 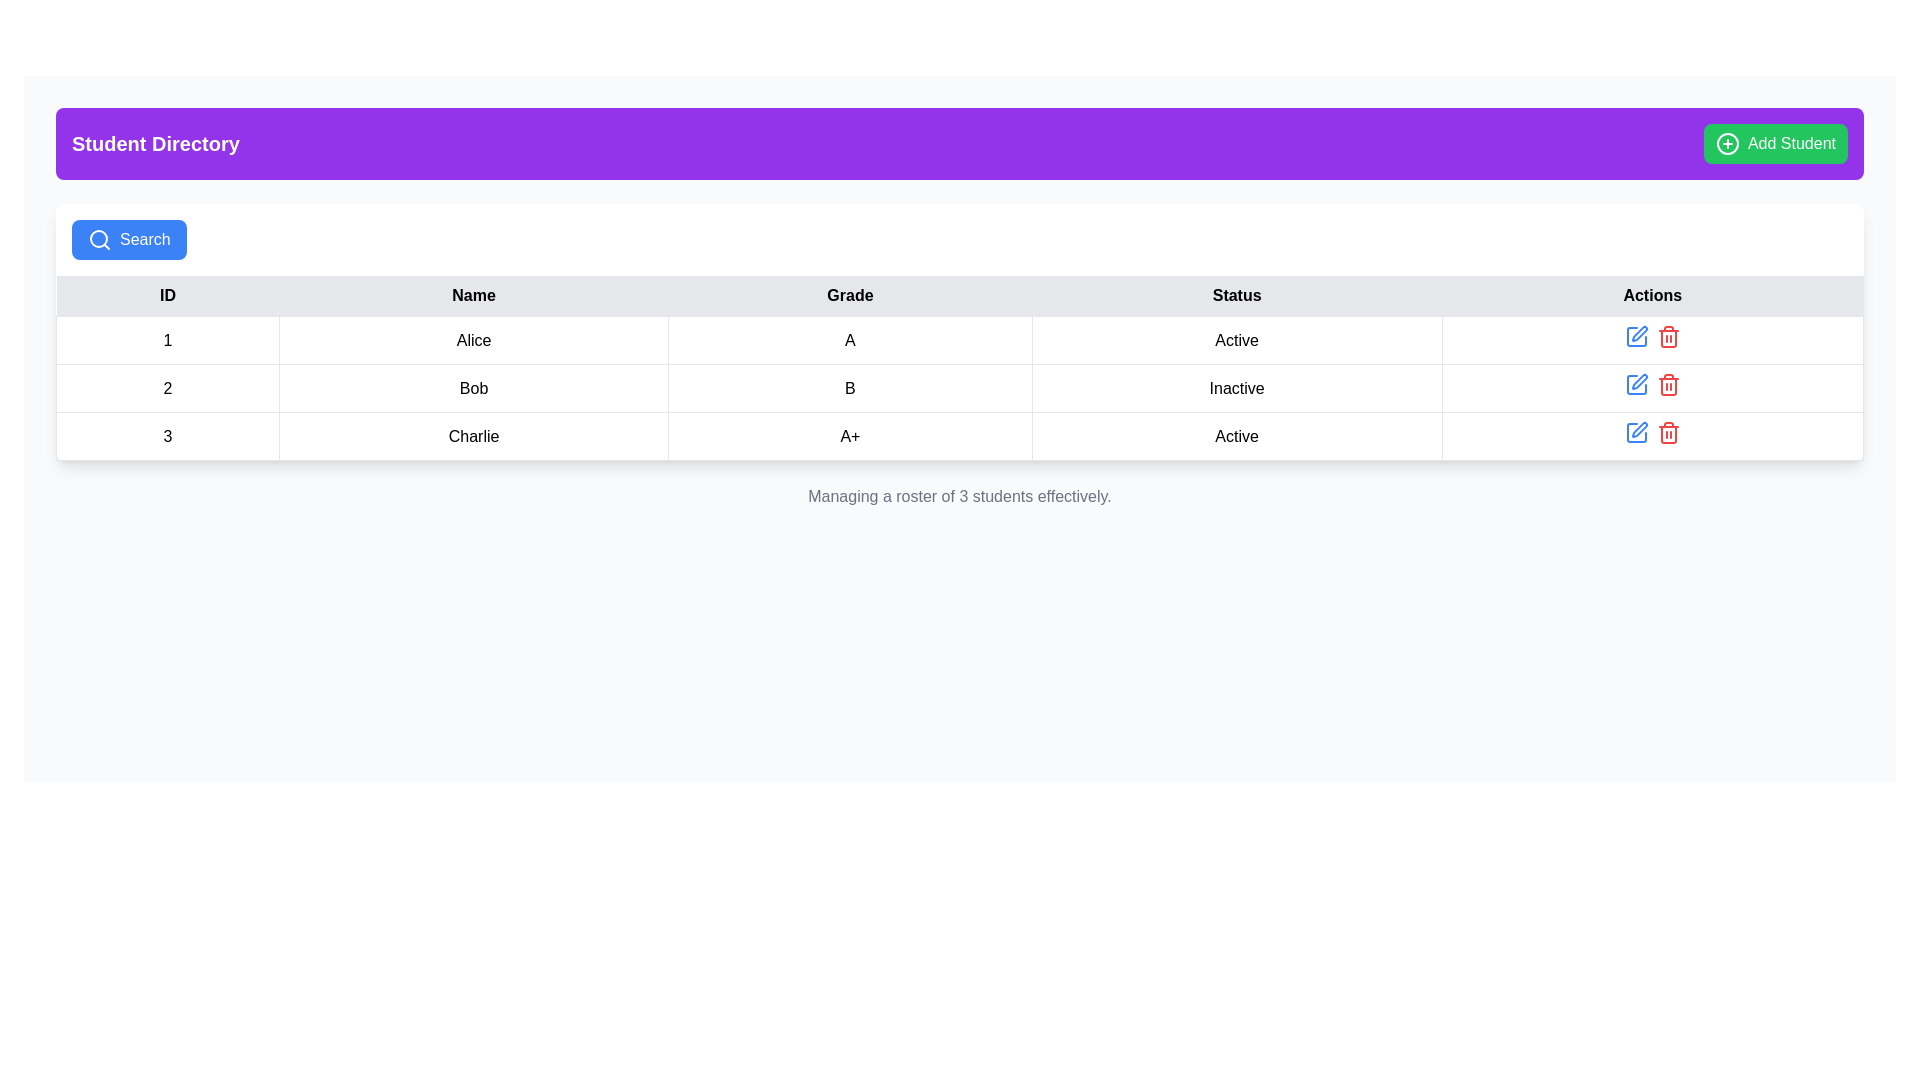 I want to click on the 'Active' text label in the 'Status' column for the user 'Charlie' in the third row of the table, so click(x=1236, y=435).